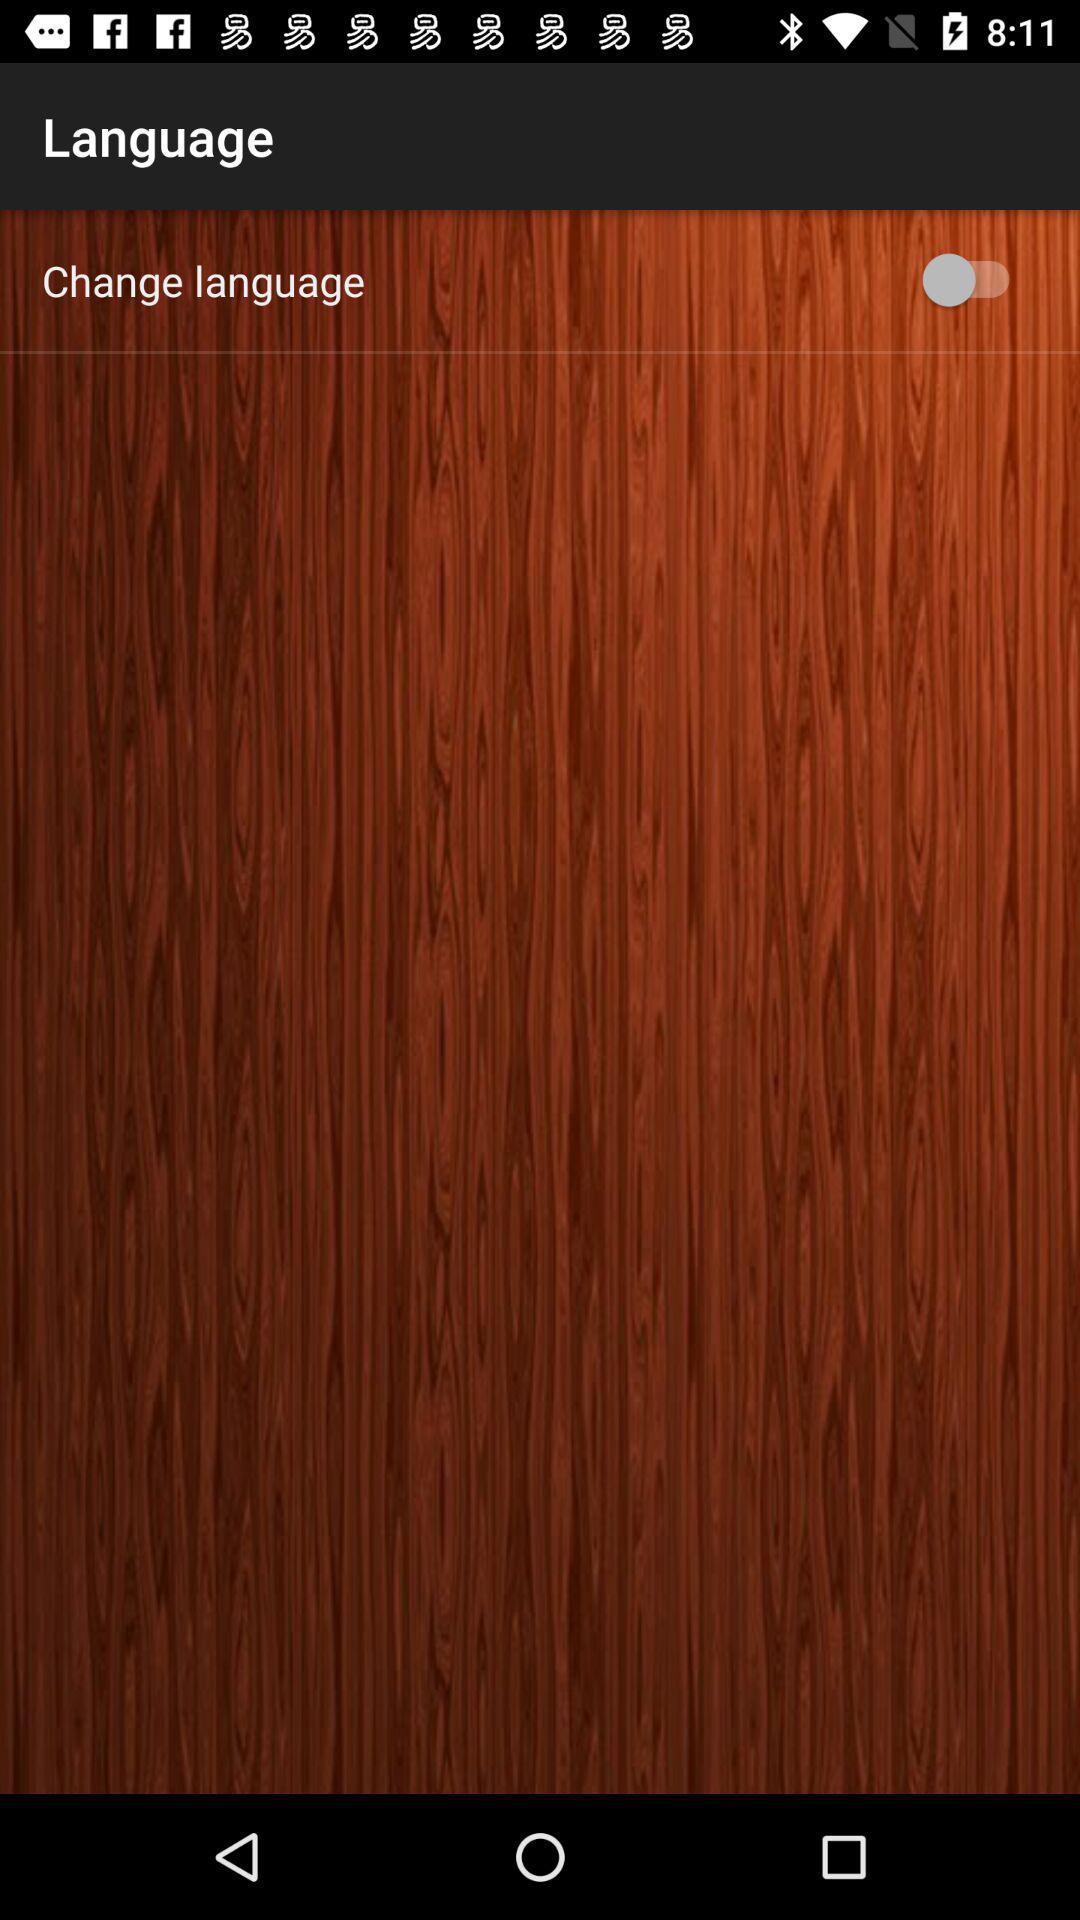  I want to click on the change language app, so click(203, 279).